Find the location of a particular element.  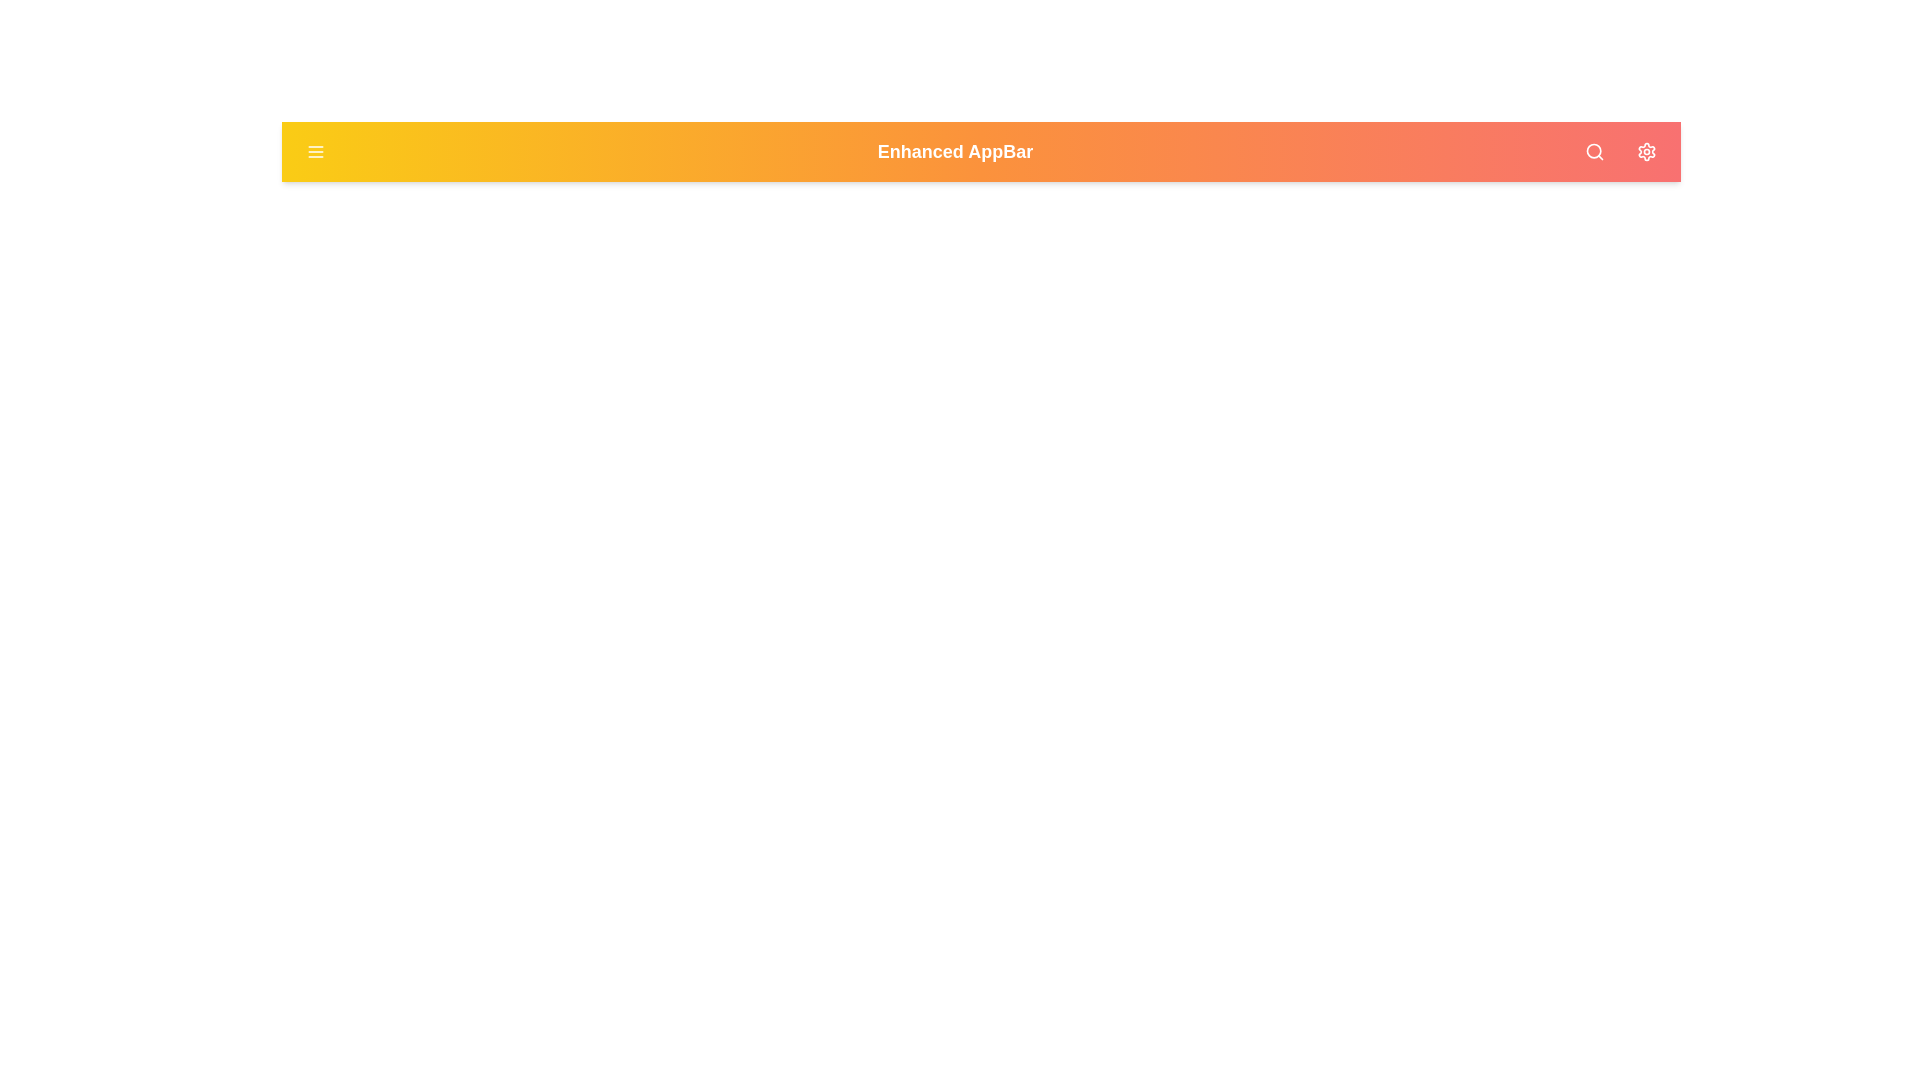

the menu button to open the menu is located at coordinates (315, 150).